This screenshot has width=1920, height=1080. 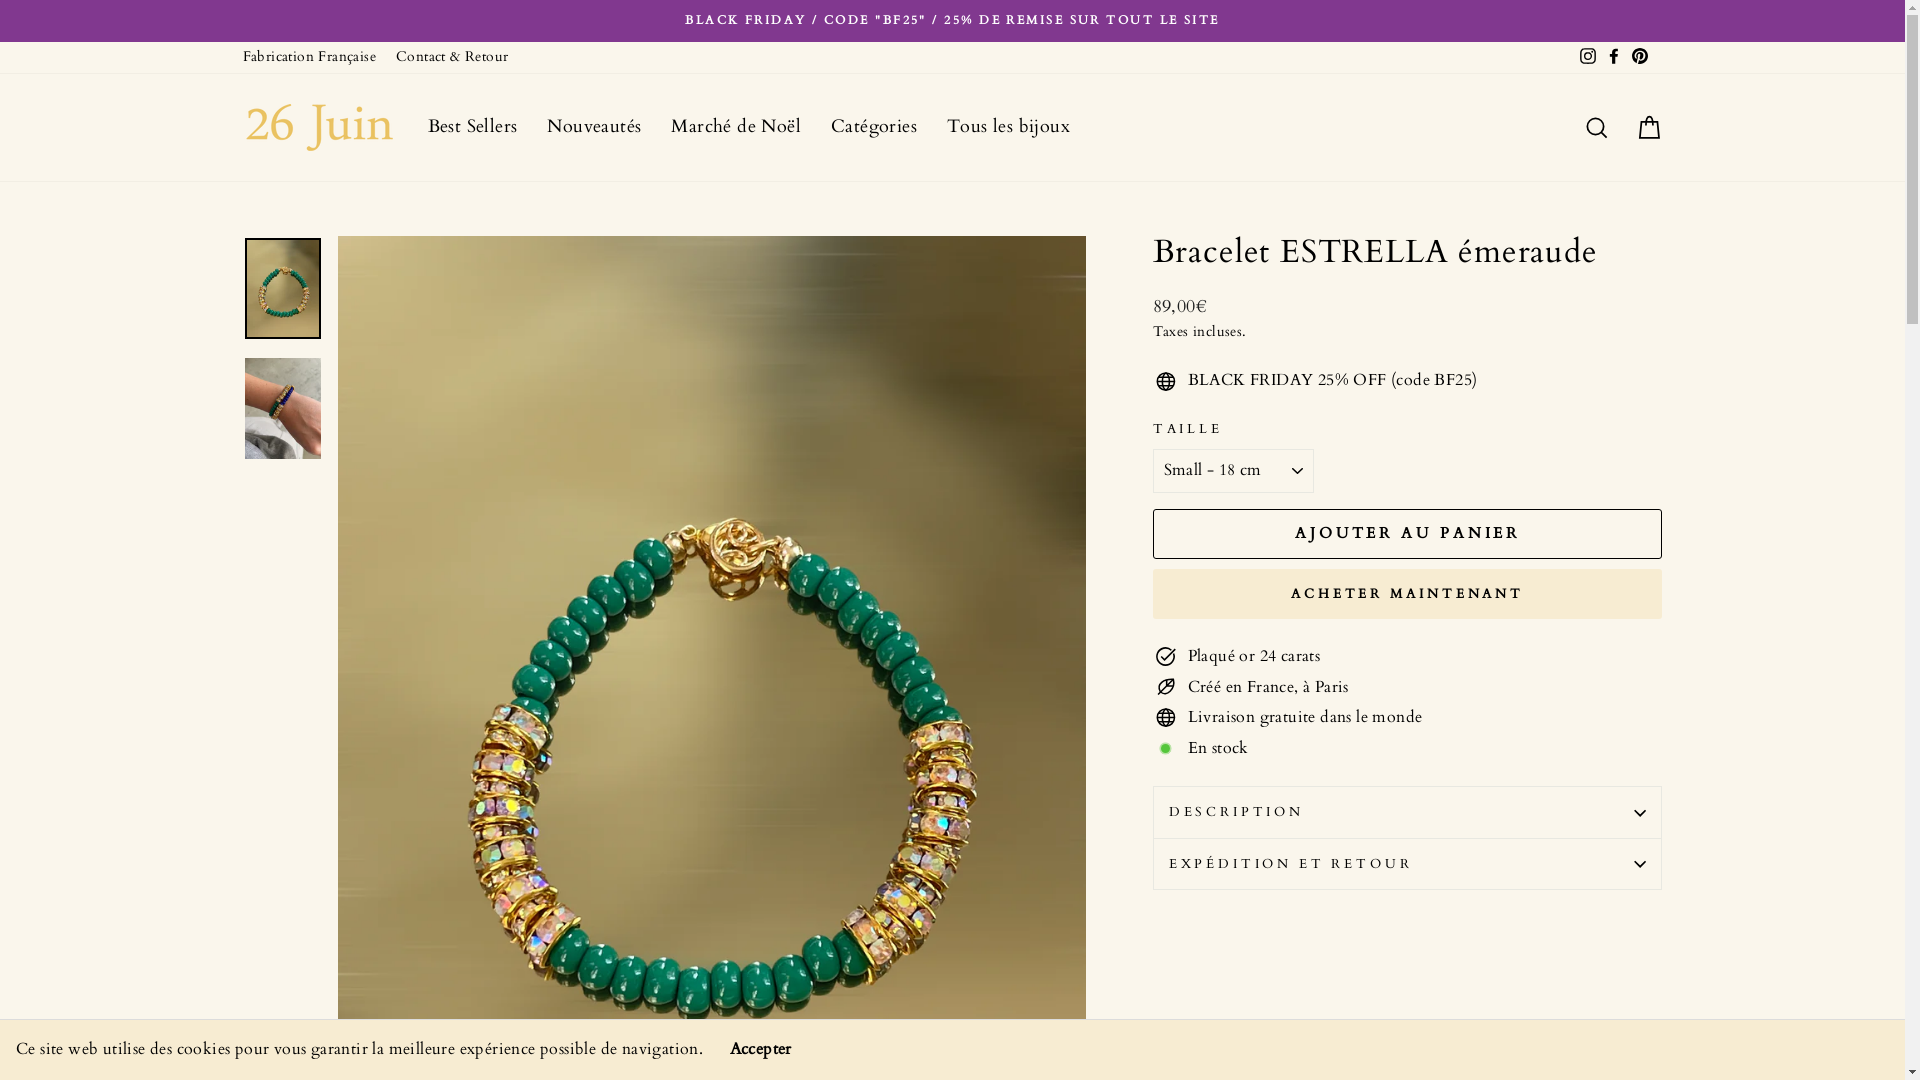 I want to click on 'Tous les bijoux', so click(x=1008, y=127).